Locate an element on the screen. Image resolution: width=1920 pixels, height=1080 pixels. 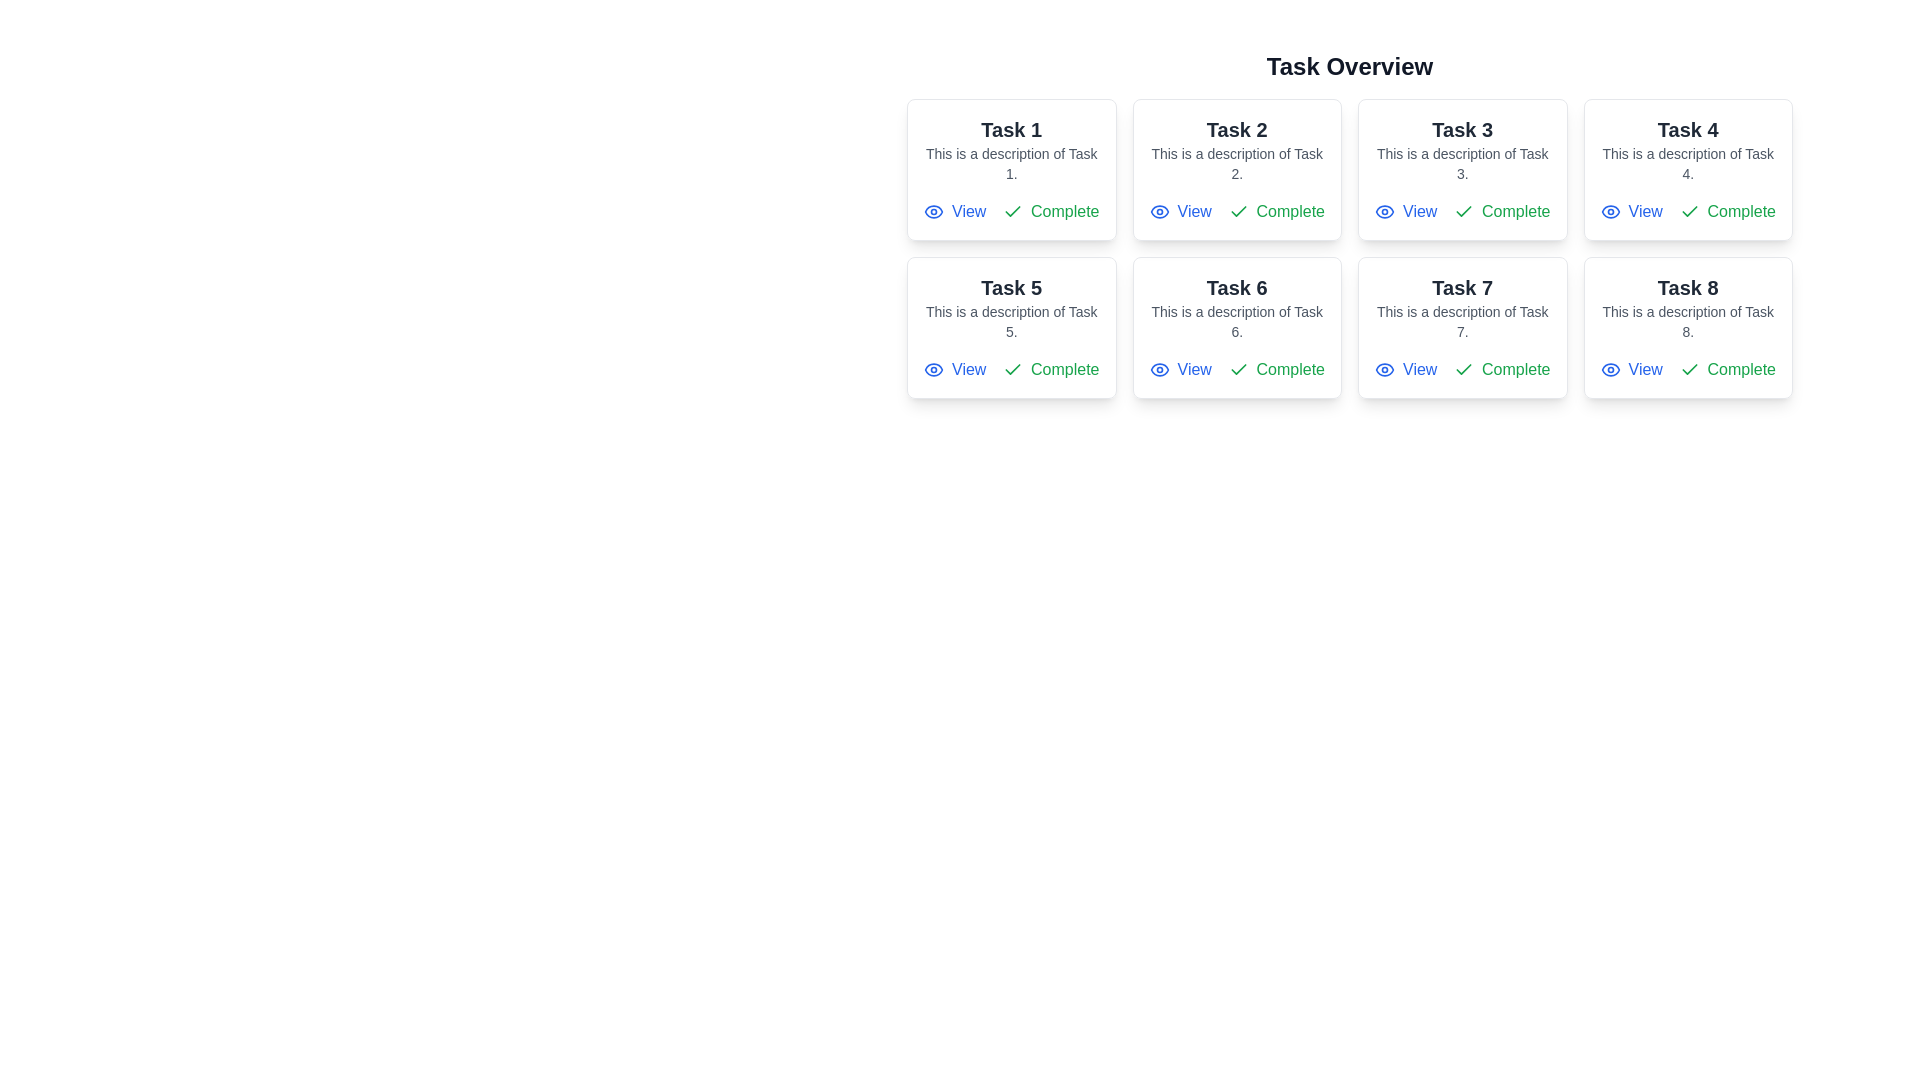
the eye icon in the second task card of the 'Task Overview' section is located at coordinates (1159, 212).